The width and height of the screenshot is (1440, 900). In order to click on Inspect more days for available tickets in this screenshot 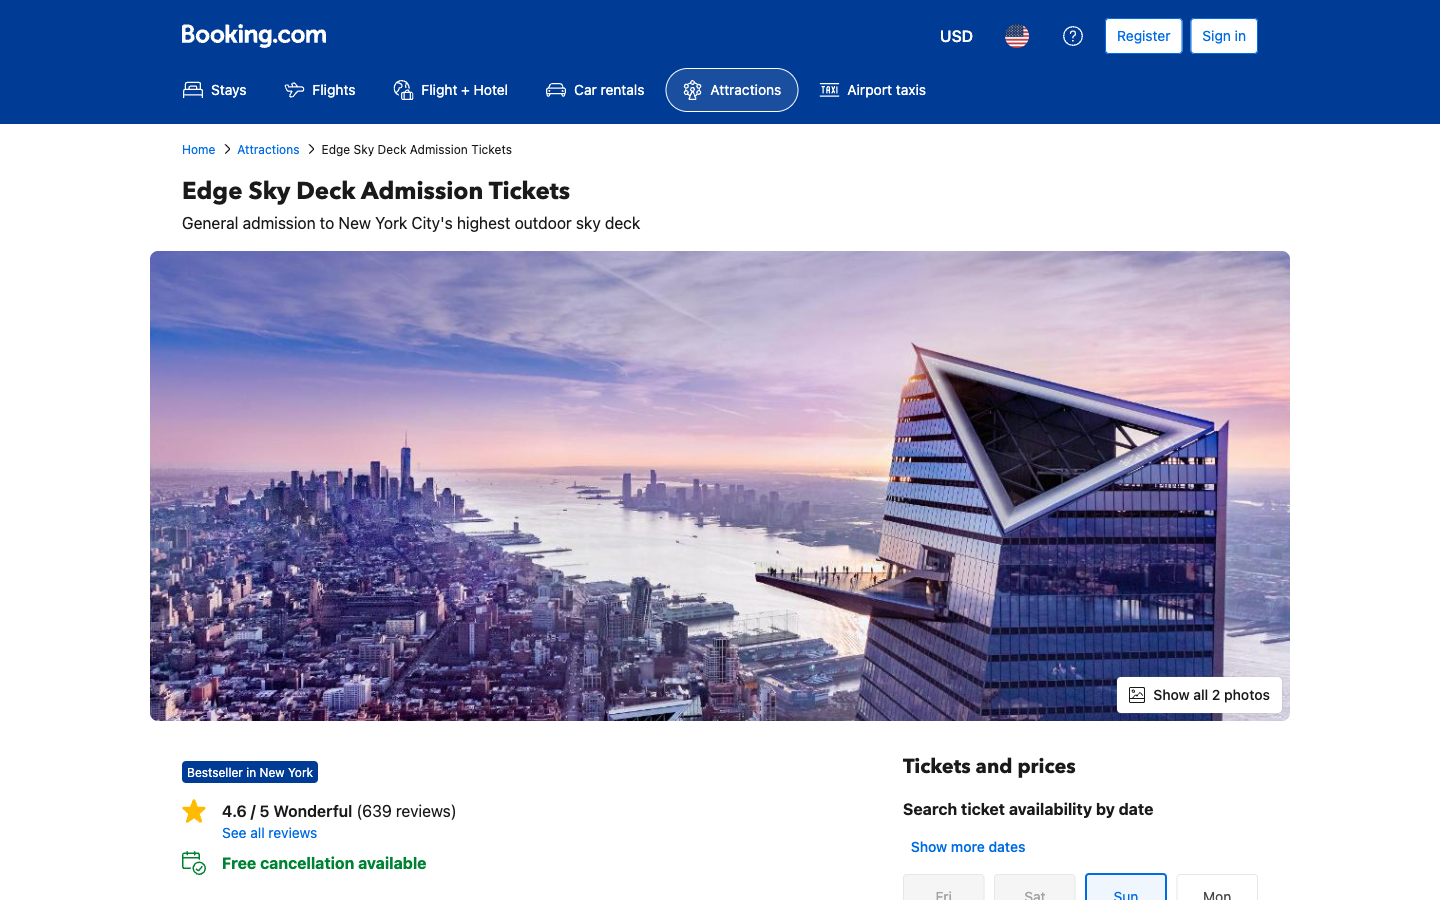, I will do `click(966, 846)`.